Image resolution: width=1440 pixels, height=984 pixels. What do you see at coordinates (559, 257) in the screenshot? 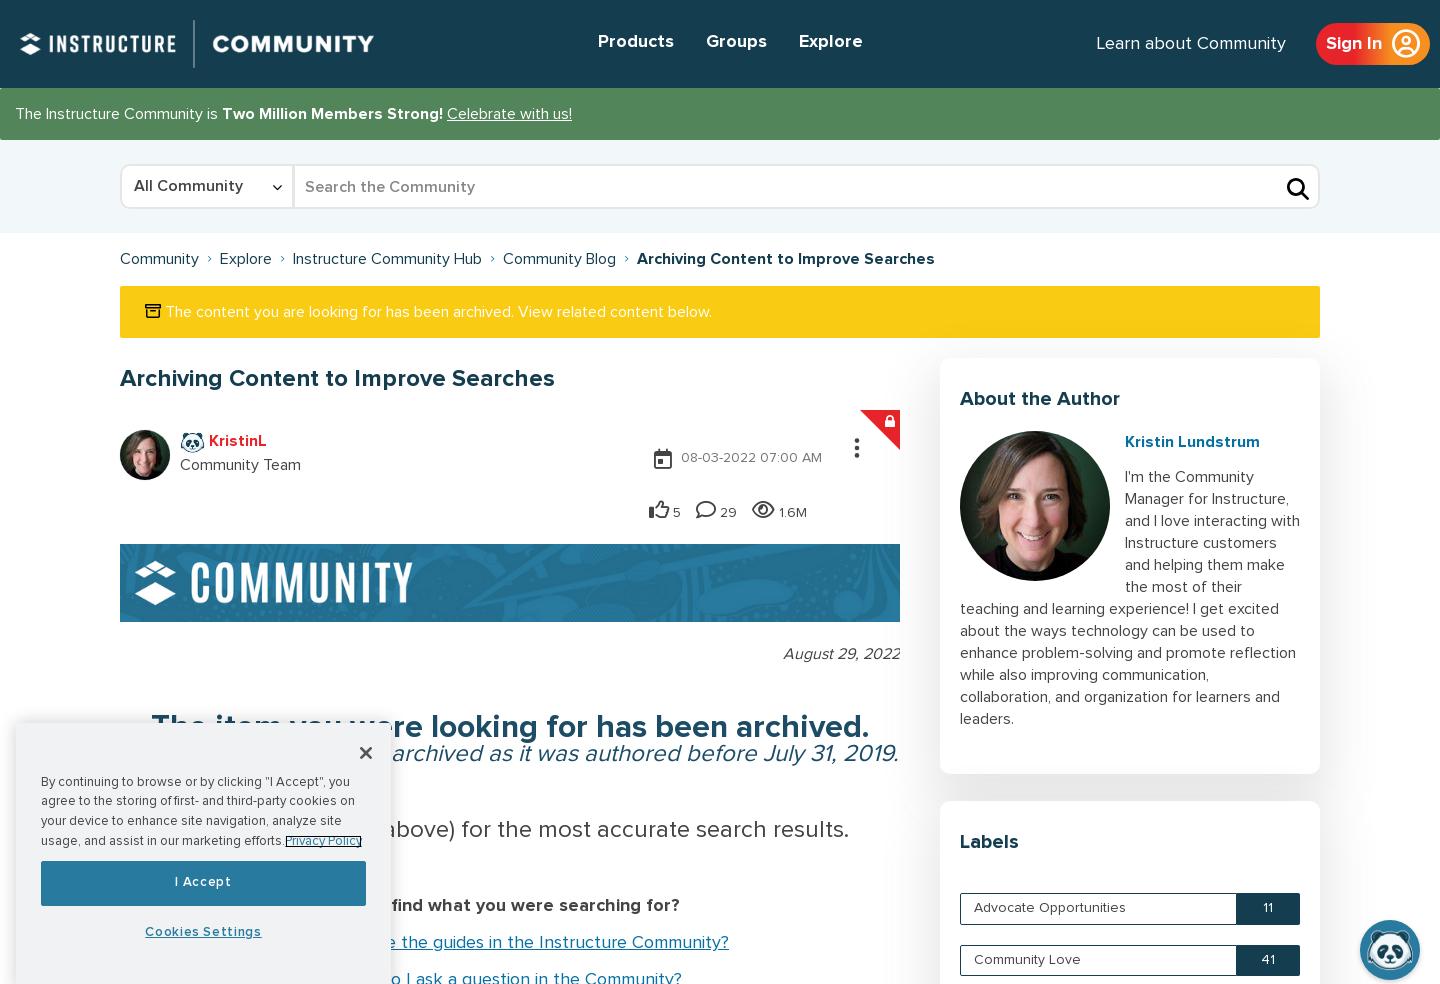
I see `'Community Blog'` at bounding box center [559, 257].